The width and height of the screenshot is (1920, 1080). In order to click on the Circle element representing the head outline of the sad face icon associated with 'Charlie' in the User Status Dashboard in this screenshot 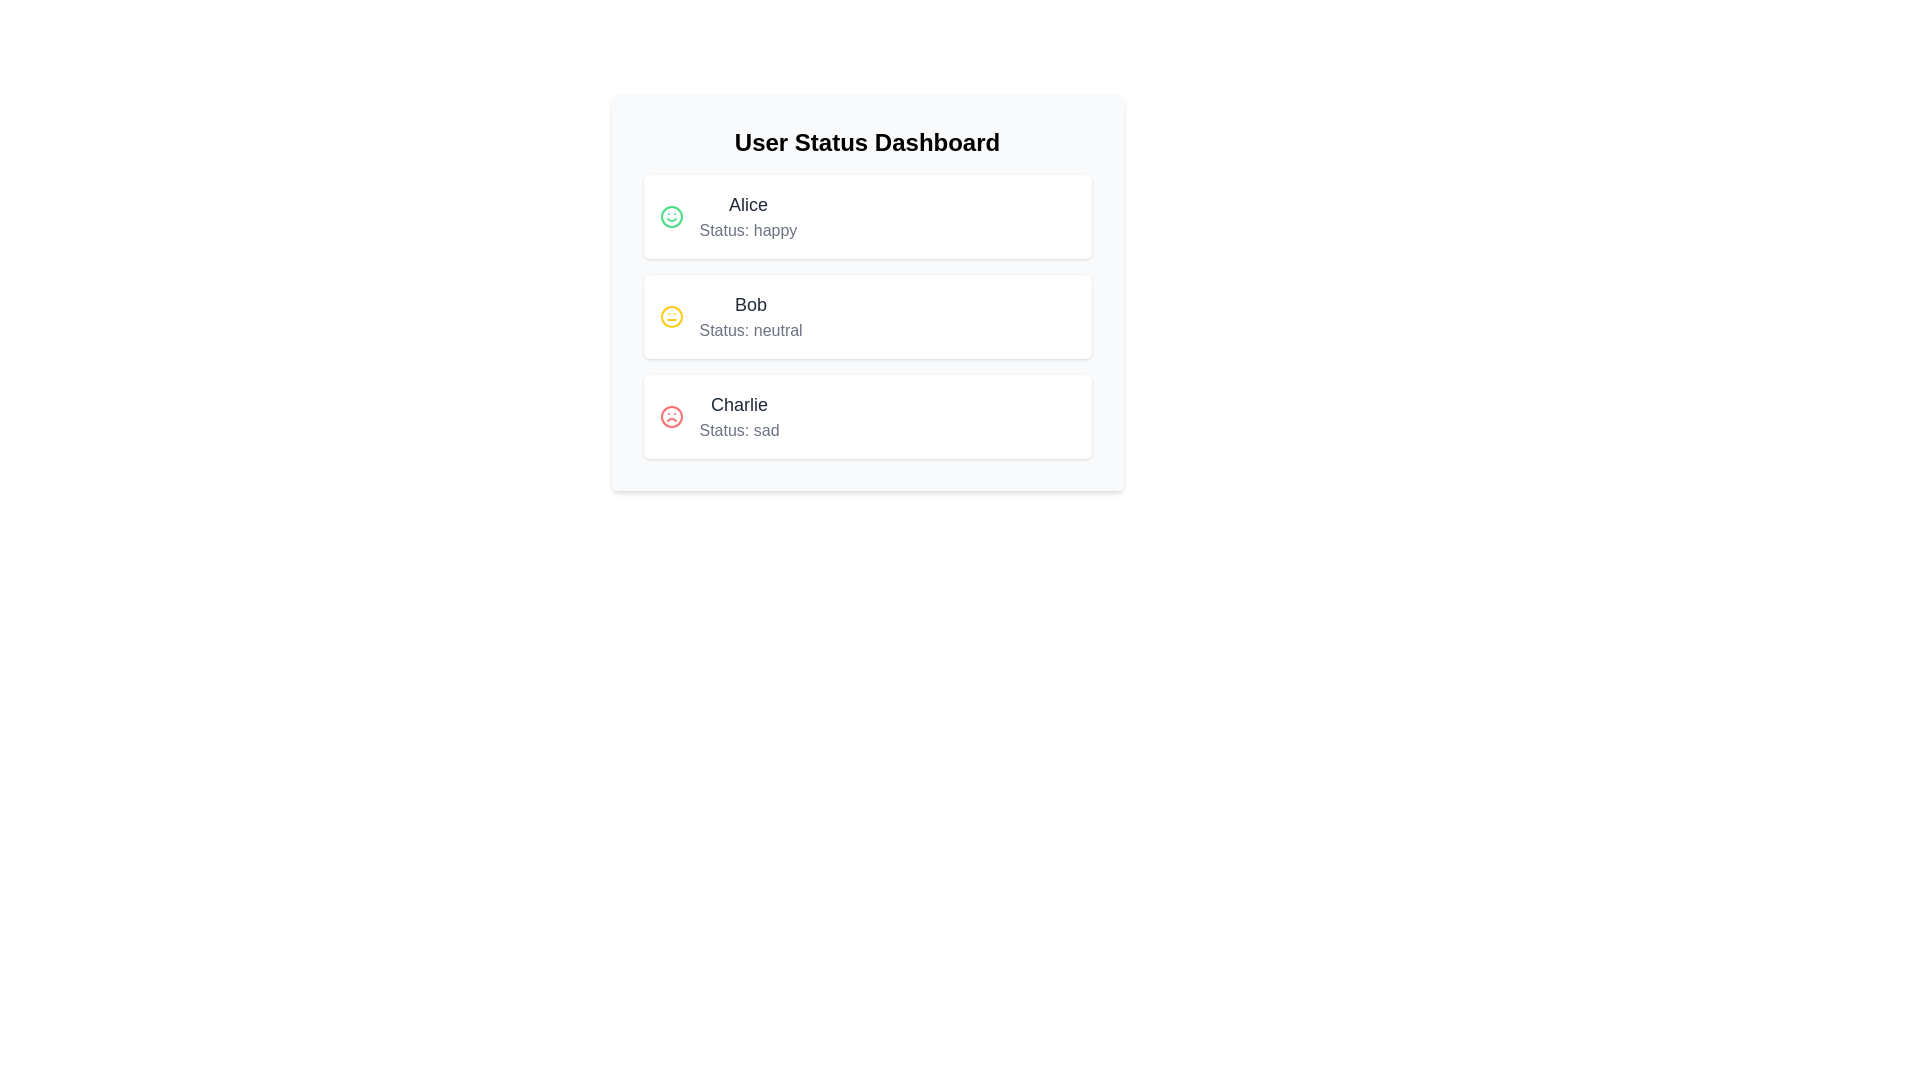, I will do `click(671, 415)`.